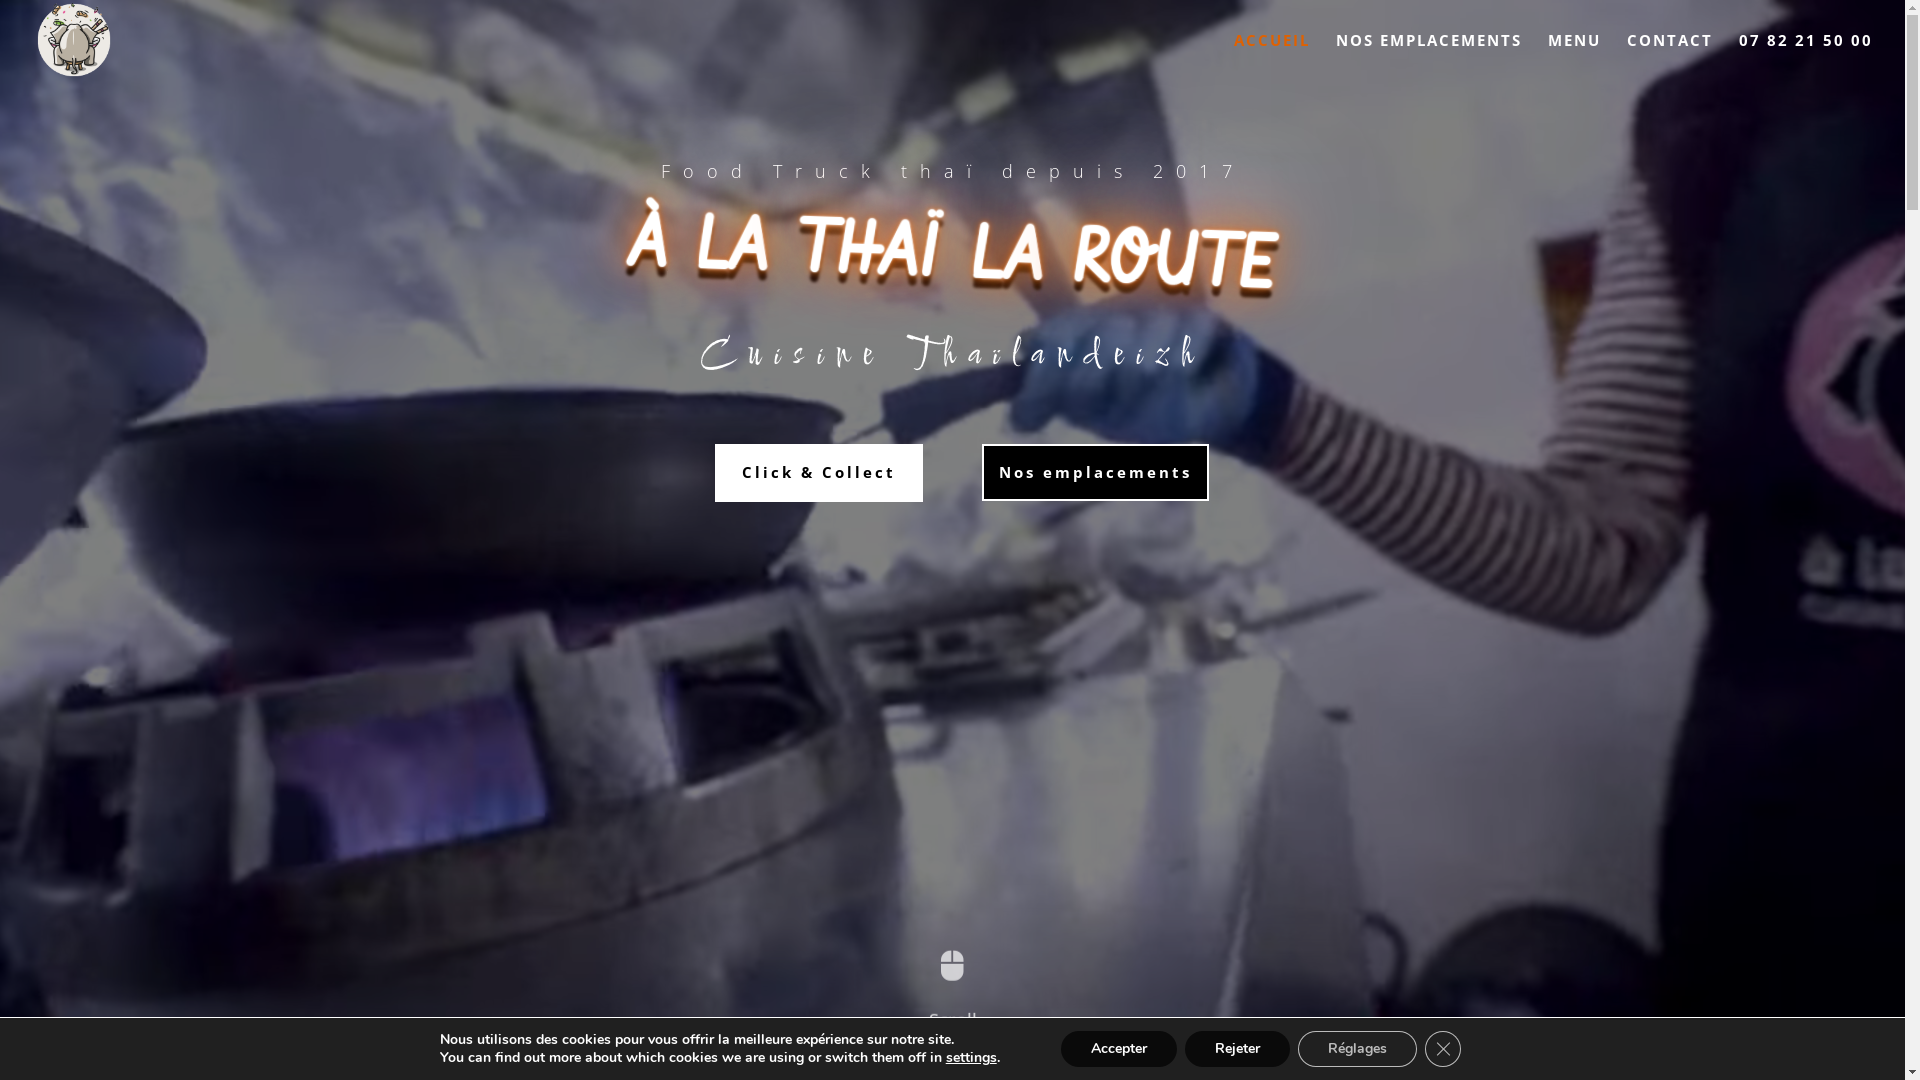 The width and height of the screenshot is (1920, 1080). Describe the element at coordinates (1443, 1048) in the screenshot. I see `'Close GDPR Cookie Banner'` at that location.